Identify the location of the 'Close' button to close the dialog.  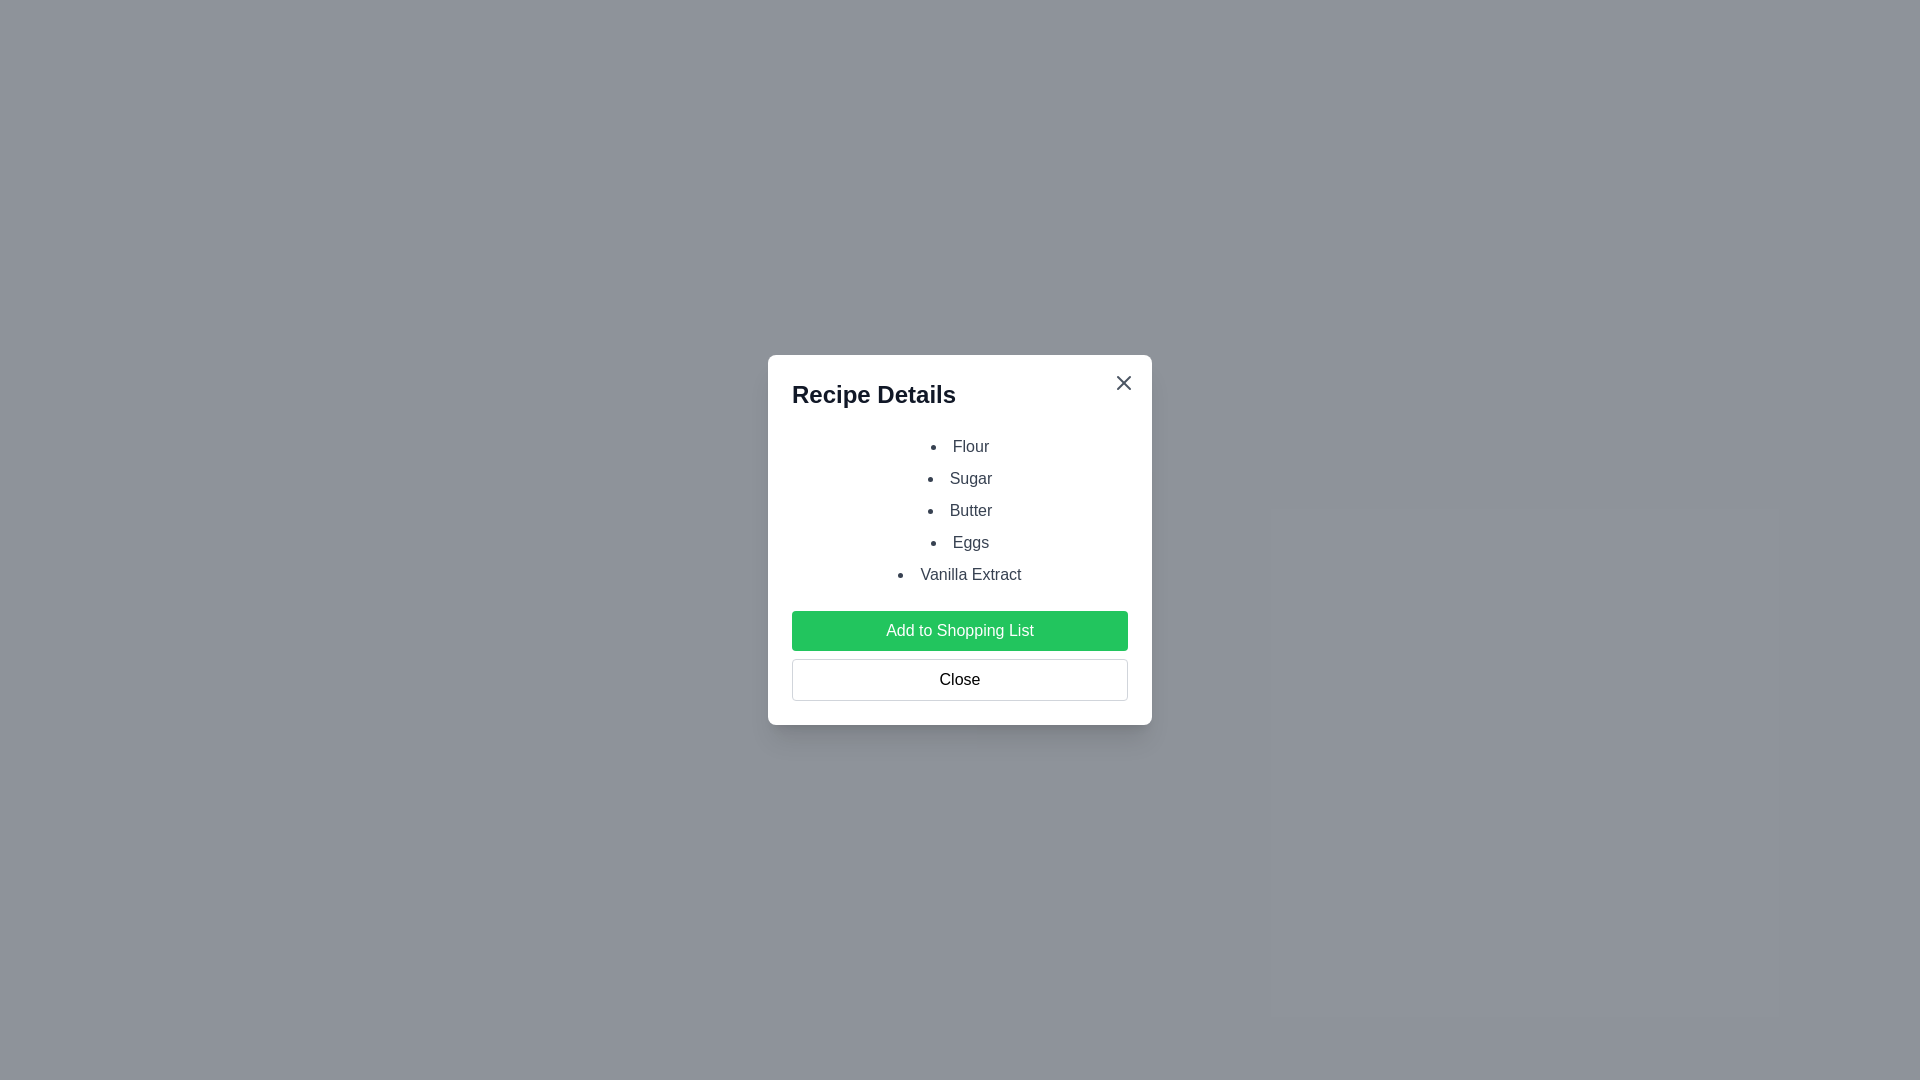
(960, 678).